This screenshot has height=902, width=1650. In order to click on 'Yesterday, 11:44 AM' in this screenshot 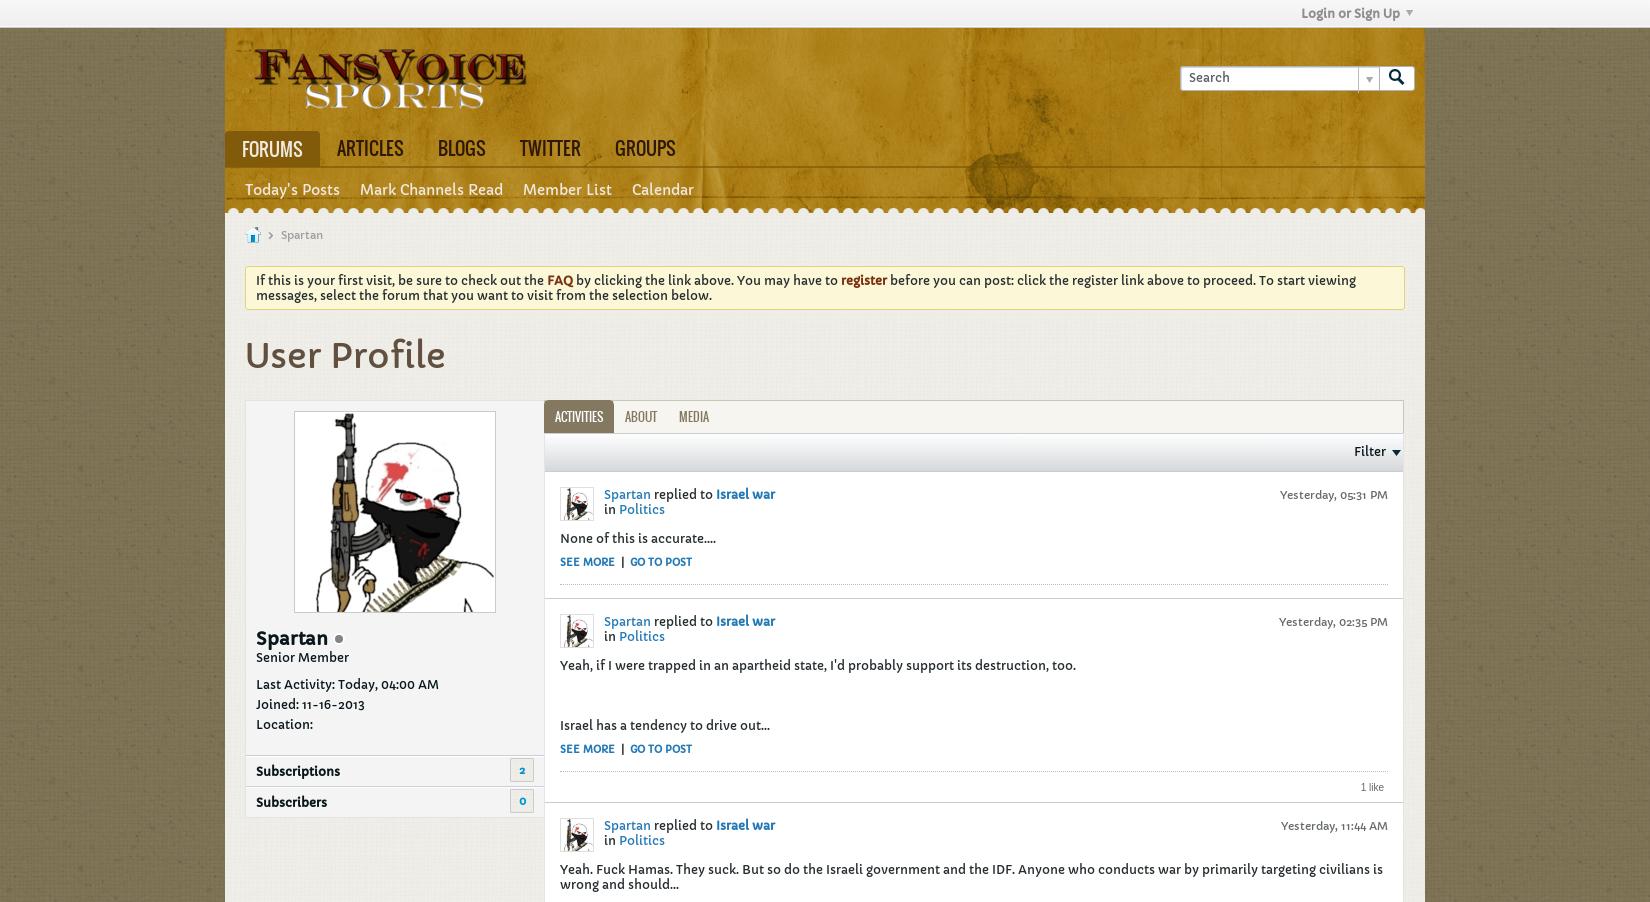, I will do `click(1333, 823)`.